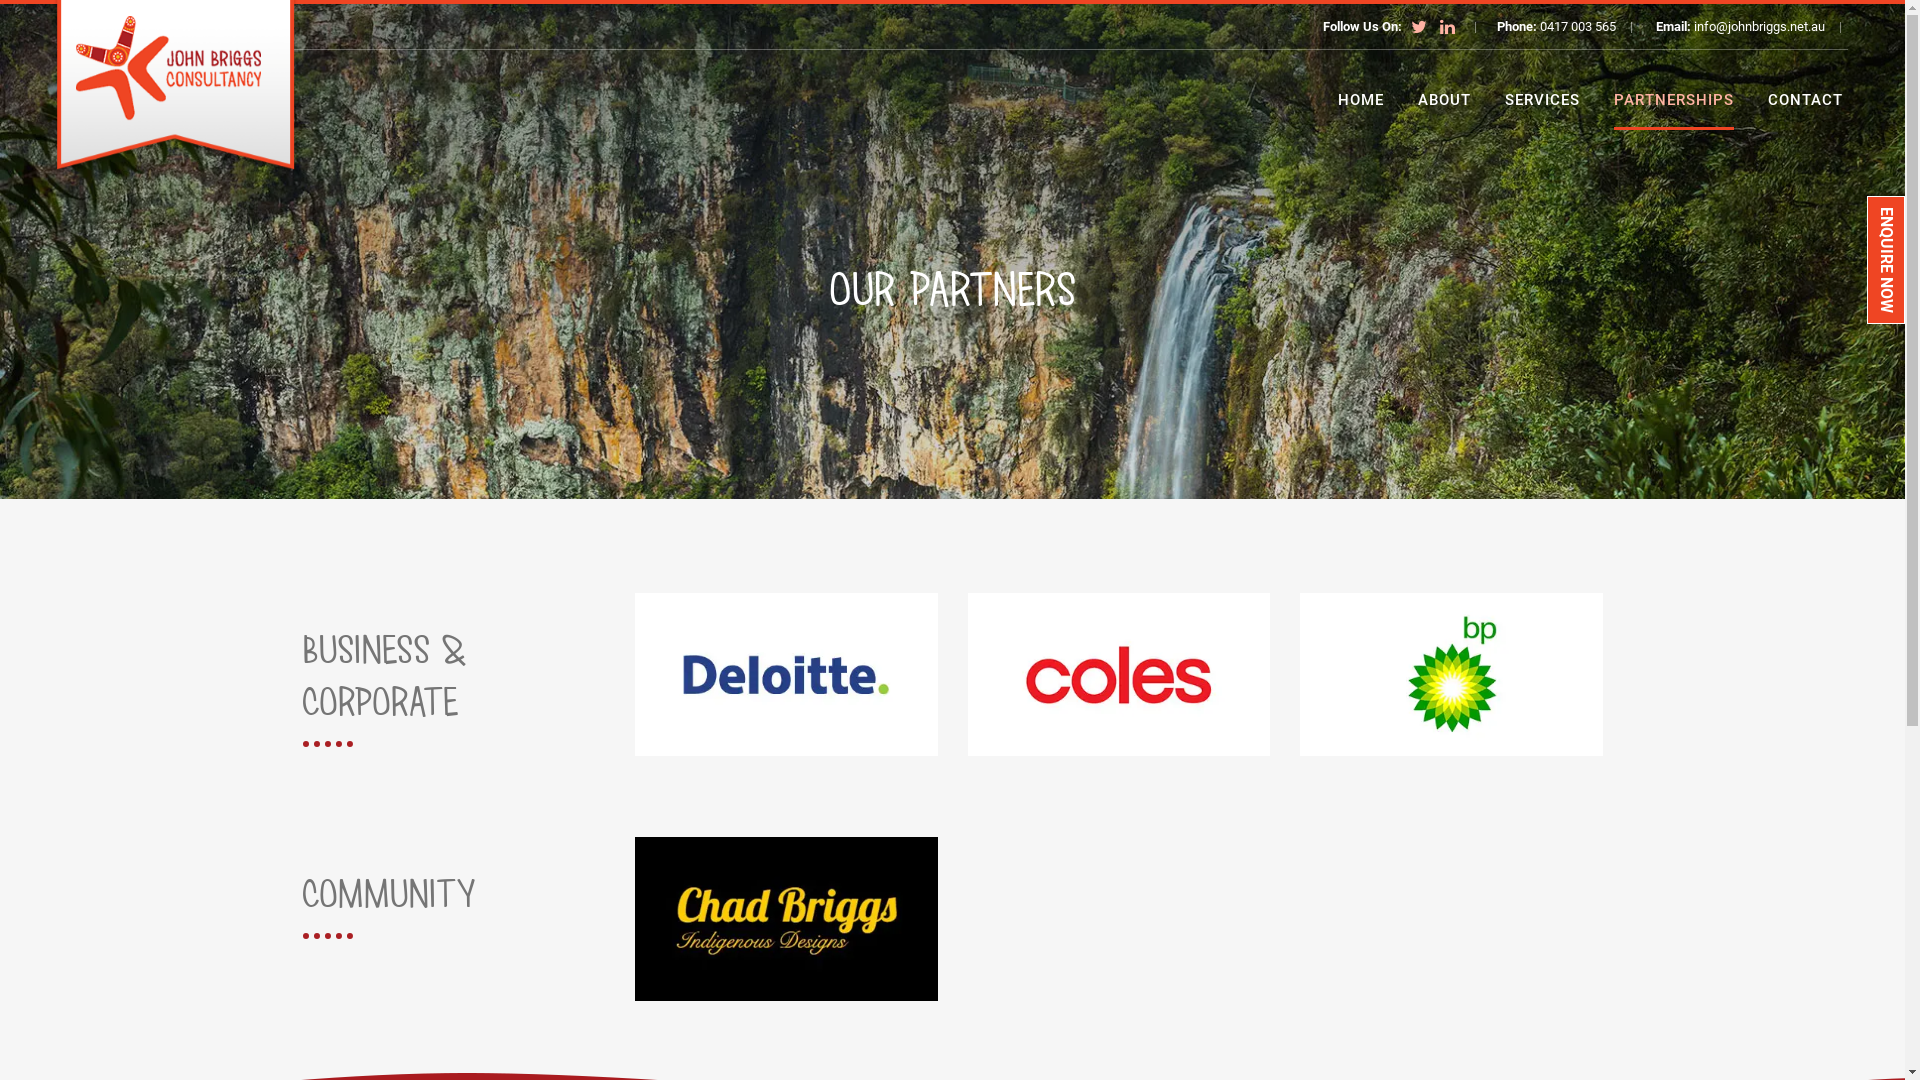  What do you see at coordinates (1596, 100) in the screenshot?
I see `'PARTNERSHIPS'` at bounding box center [1596, 100].